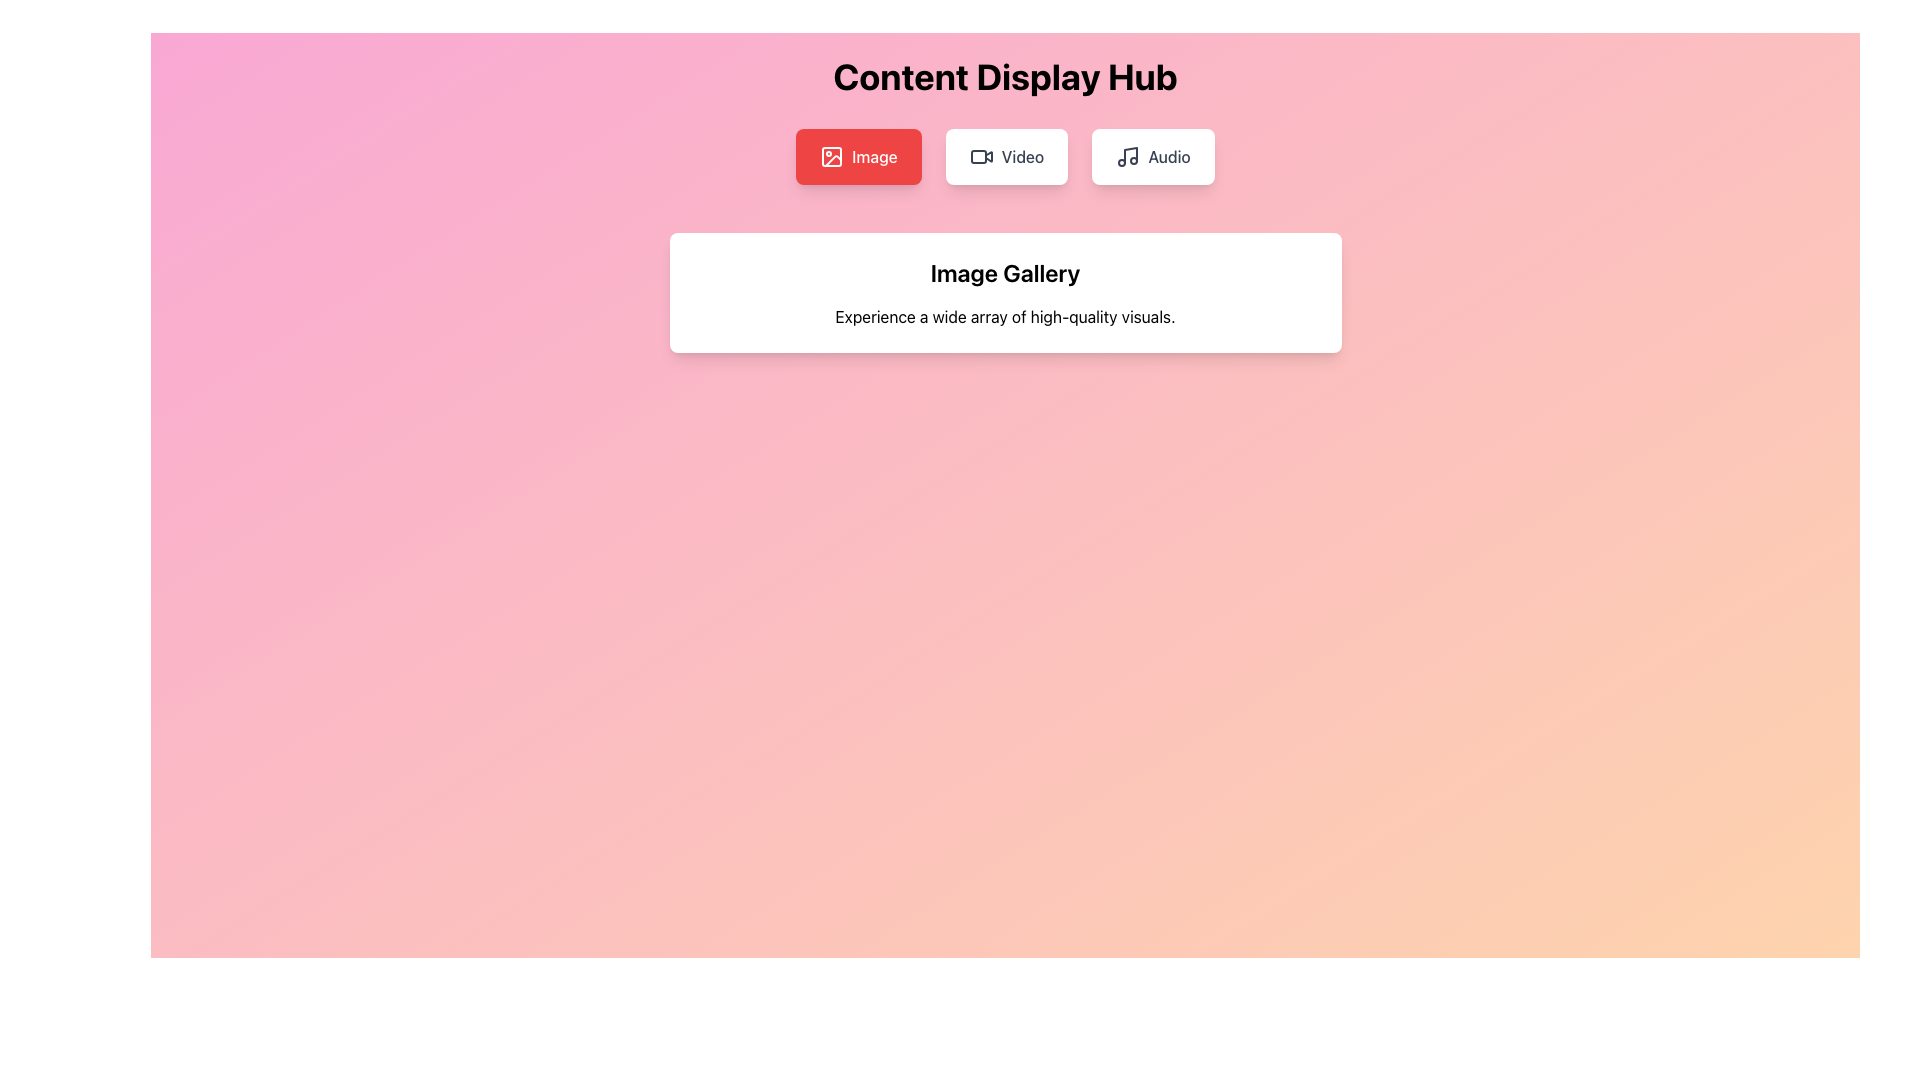  What do you see at coordinates (1128, 156) in the screenshot?
I see `the 'Audio' SVG Icon, which is part of the button for audio-related actions, located to the left of the text in the rightmost position of the button row` at bounding box center [1128, 156].